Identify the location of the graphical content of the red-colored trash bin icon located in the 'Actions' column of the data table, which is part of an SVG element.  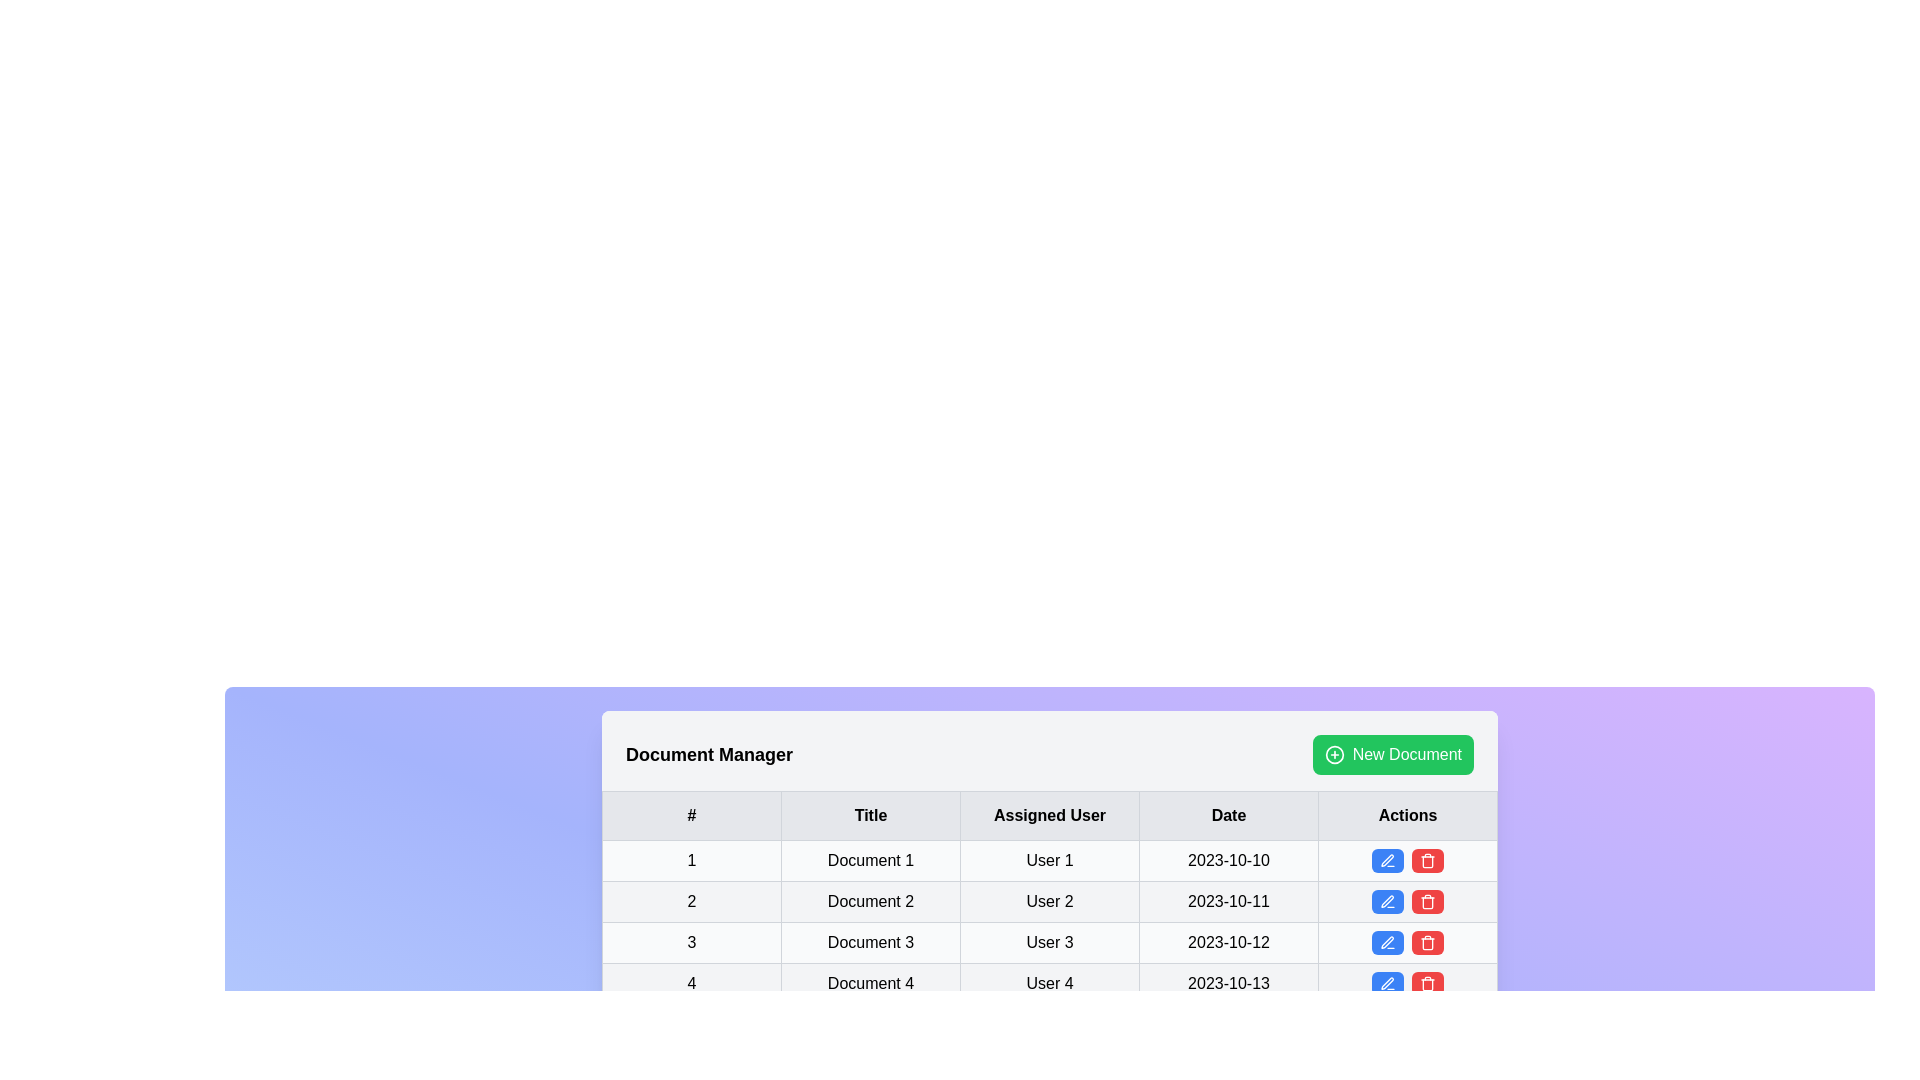
(1427, 944).